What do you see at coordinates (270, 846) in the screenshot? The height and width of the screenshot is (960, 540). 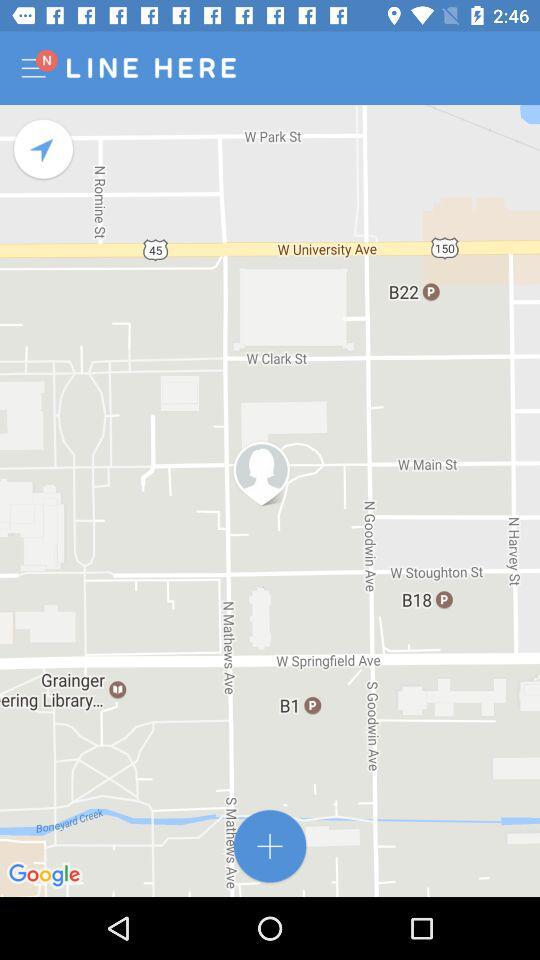 I see `a location` at bounding box center [270, 846].